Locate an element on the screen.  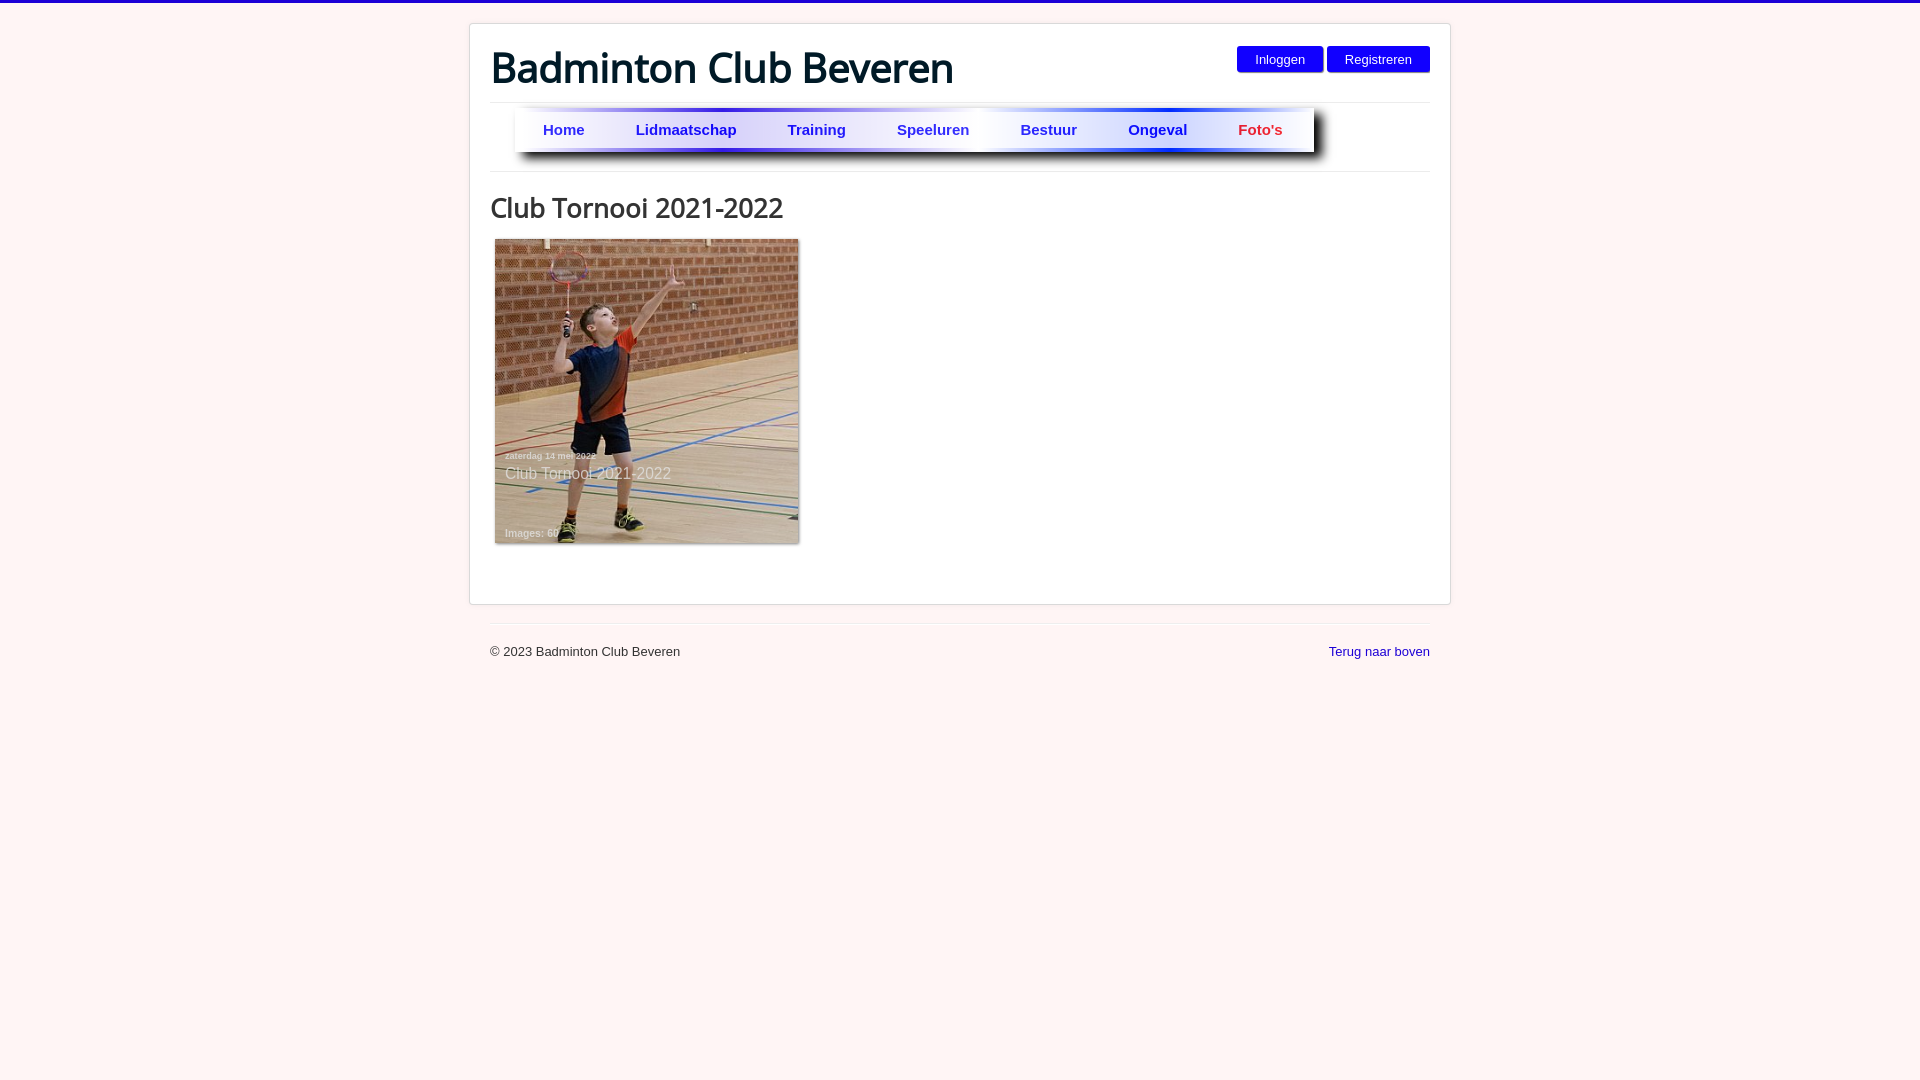
'Training' is located at coordinates (818, 130).